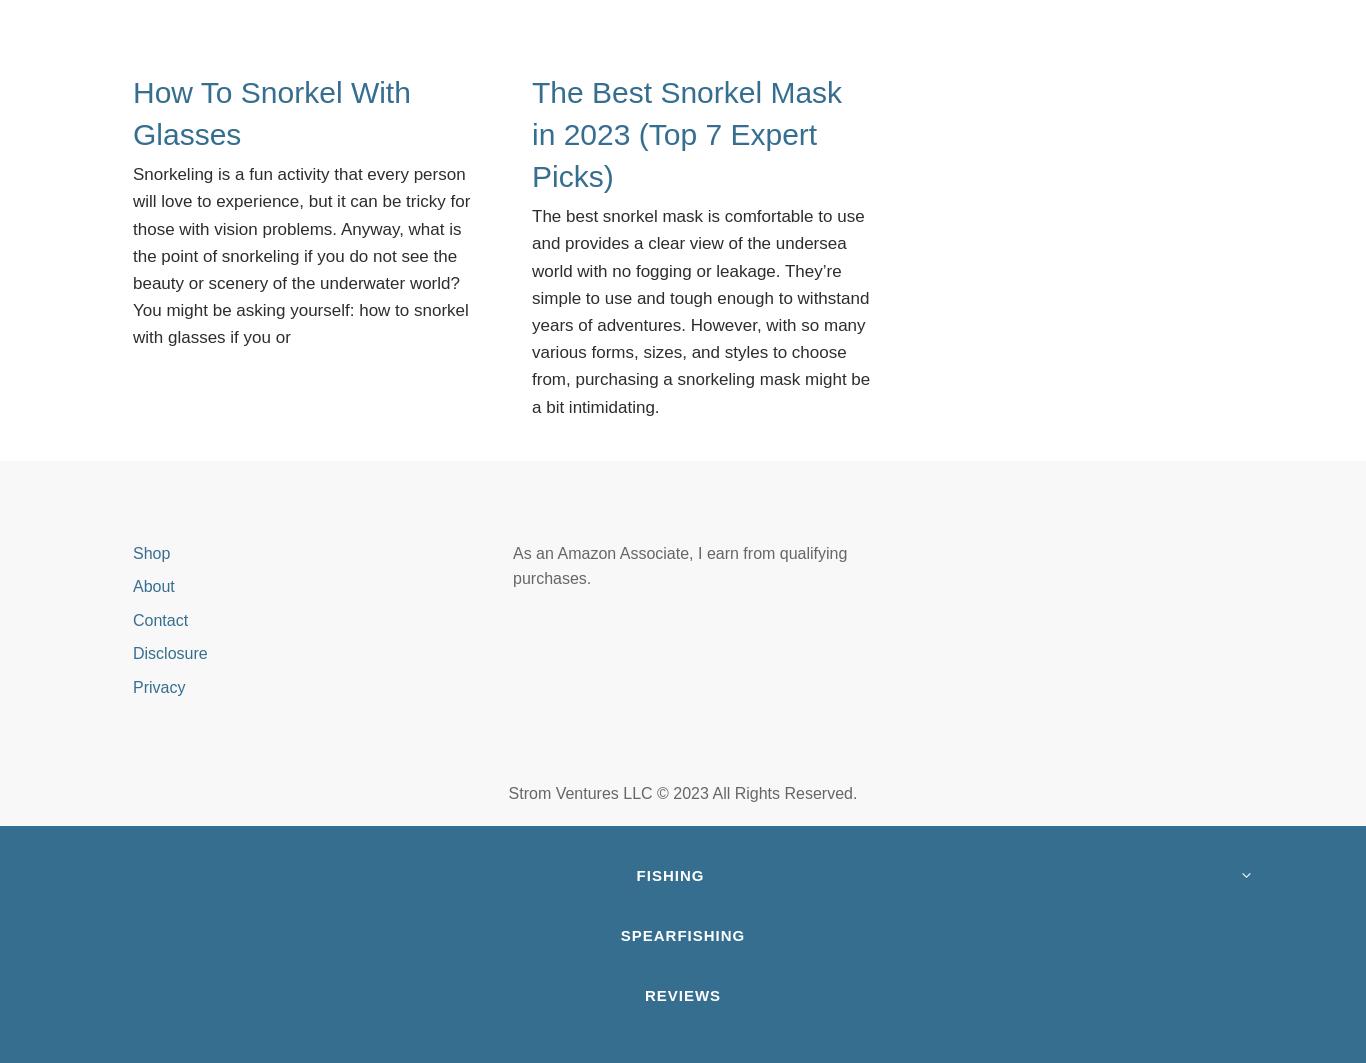 Image resolution: width=1366 pixels, height=1063 pixels. What do you see at coordinates (681, 934) in the screenshot?
I see `'Spearfishing'` at bounding box center [681, 934].